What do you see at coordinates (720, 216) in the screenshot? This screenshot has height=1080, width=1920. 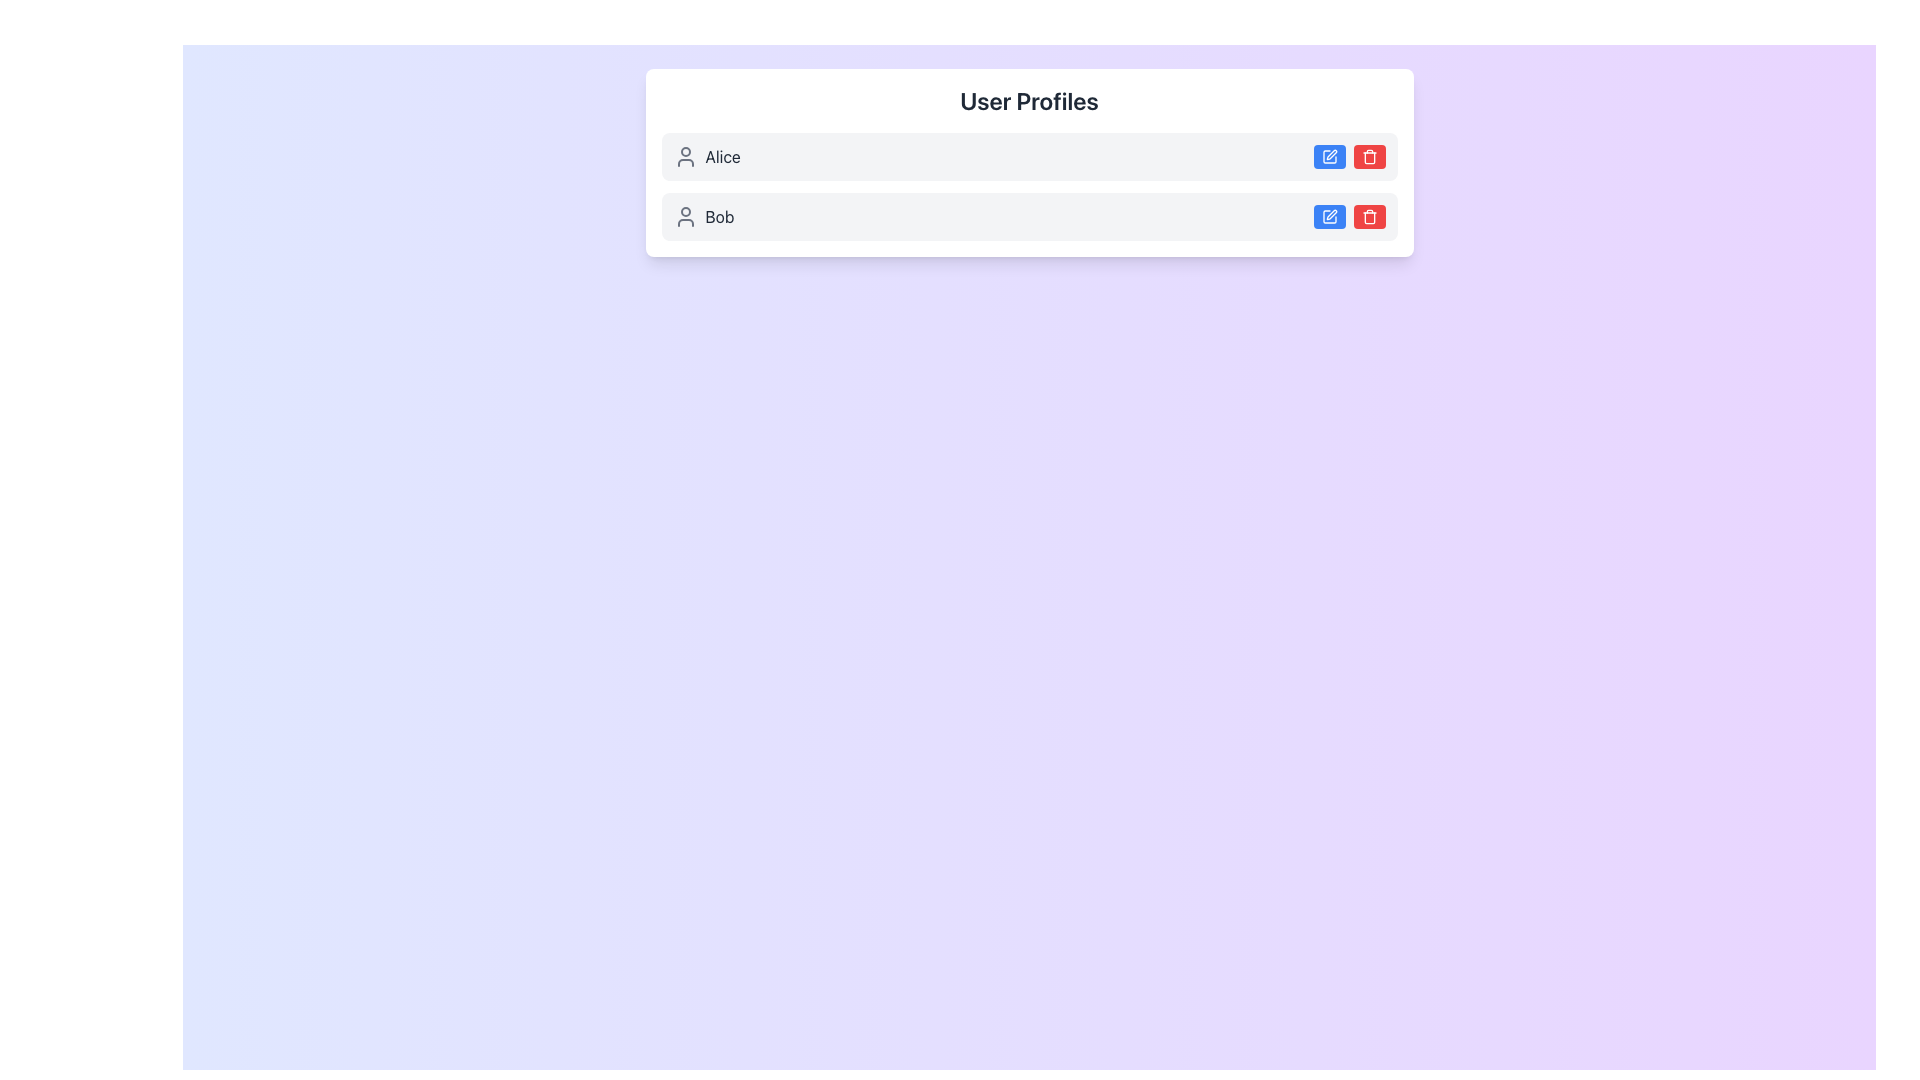 I see `text of the label displaying 'Bob', which is the second item in the user profile listing, positioned between a user icon and action buttons` at bounding box center [720, 216].